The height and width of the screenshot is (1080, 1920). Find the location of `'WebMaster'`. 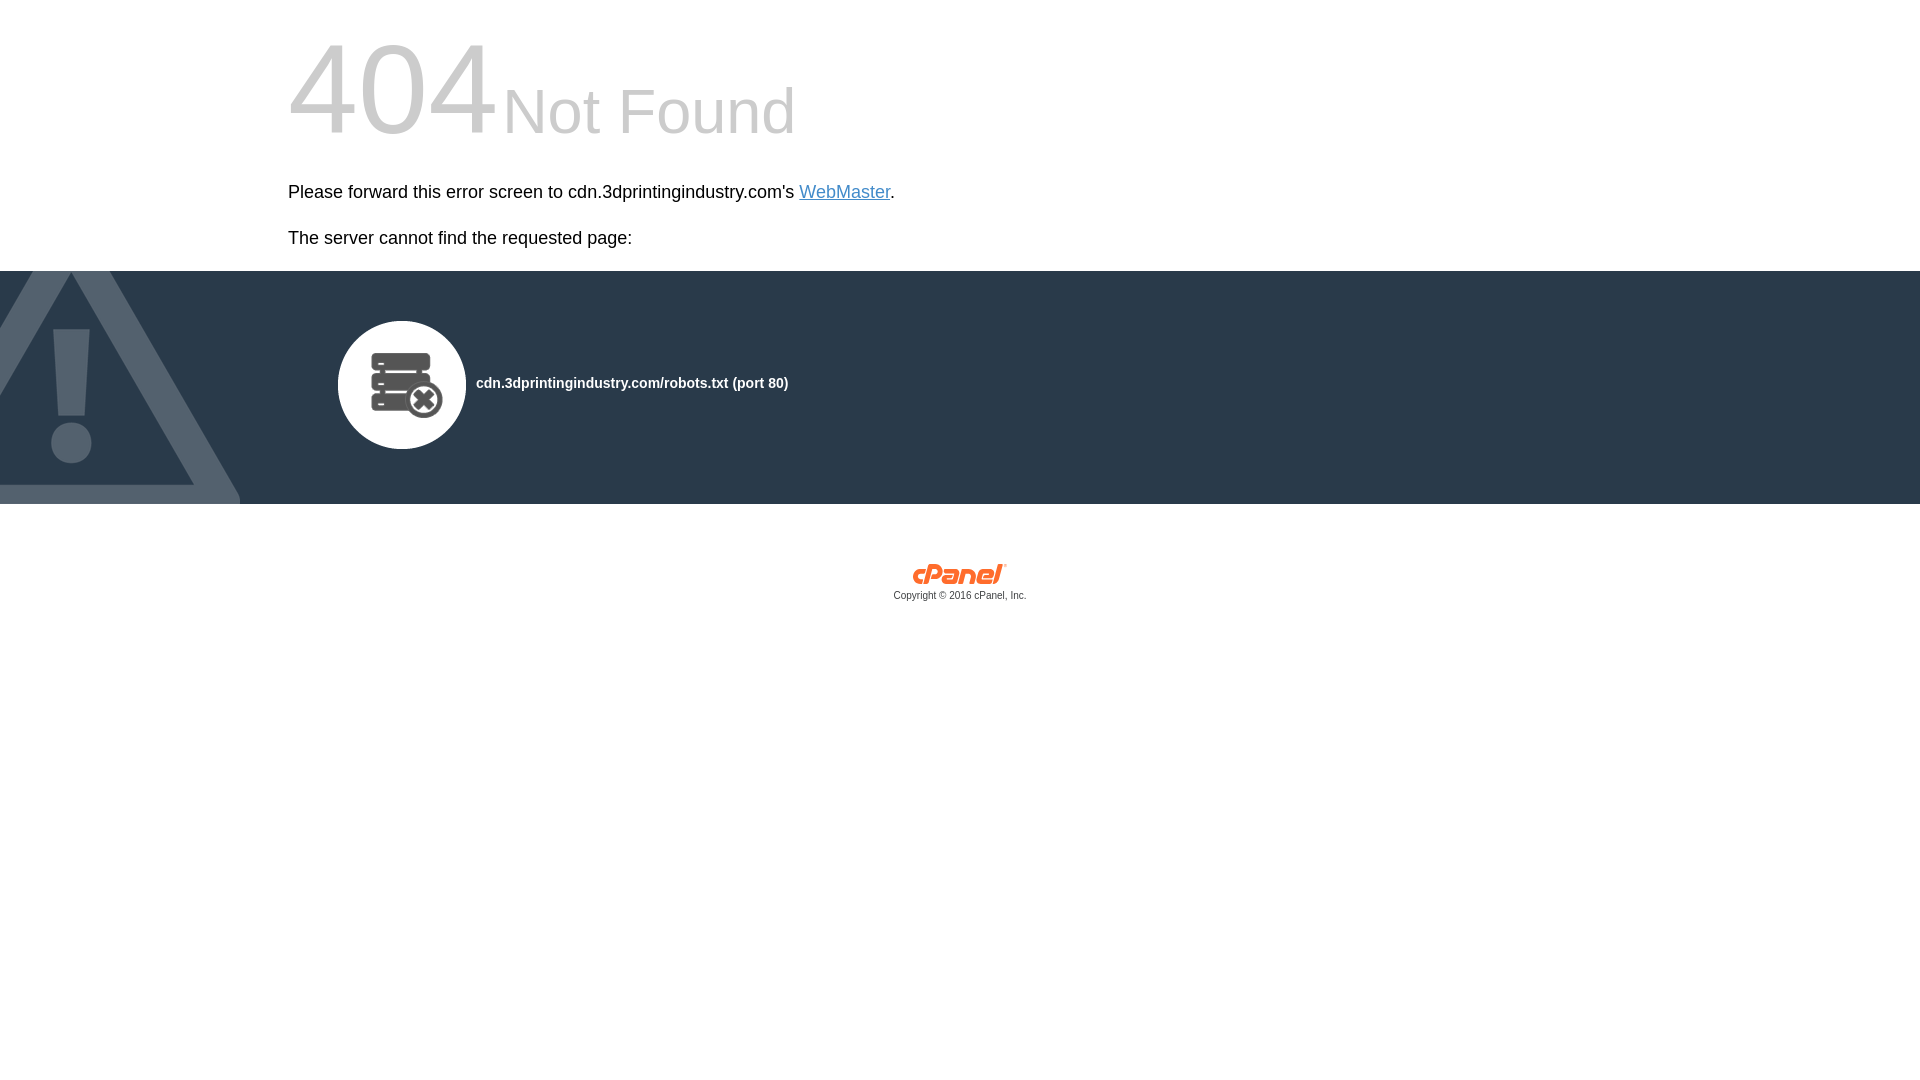

'WebMaster' is located at coordinates (797, 192).